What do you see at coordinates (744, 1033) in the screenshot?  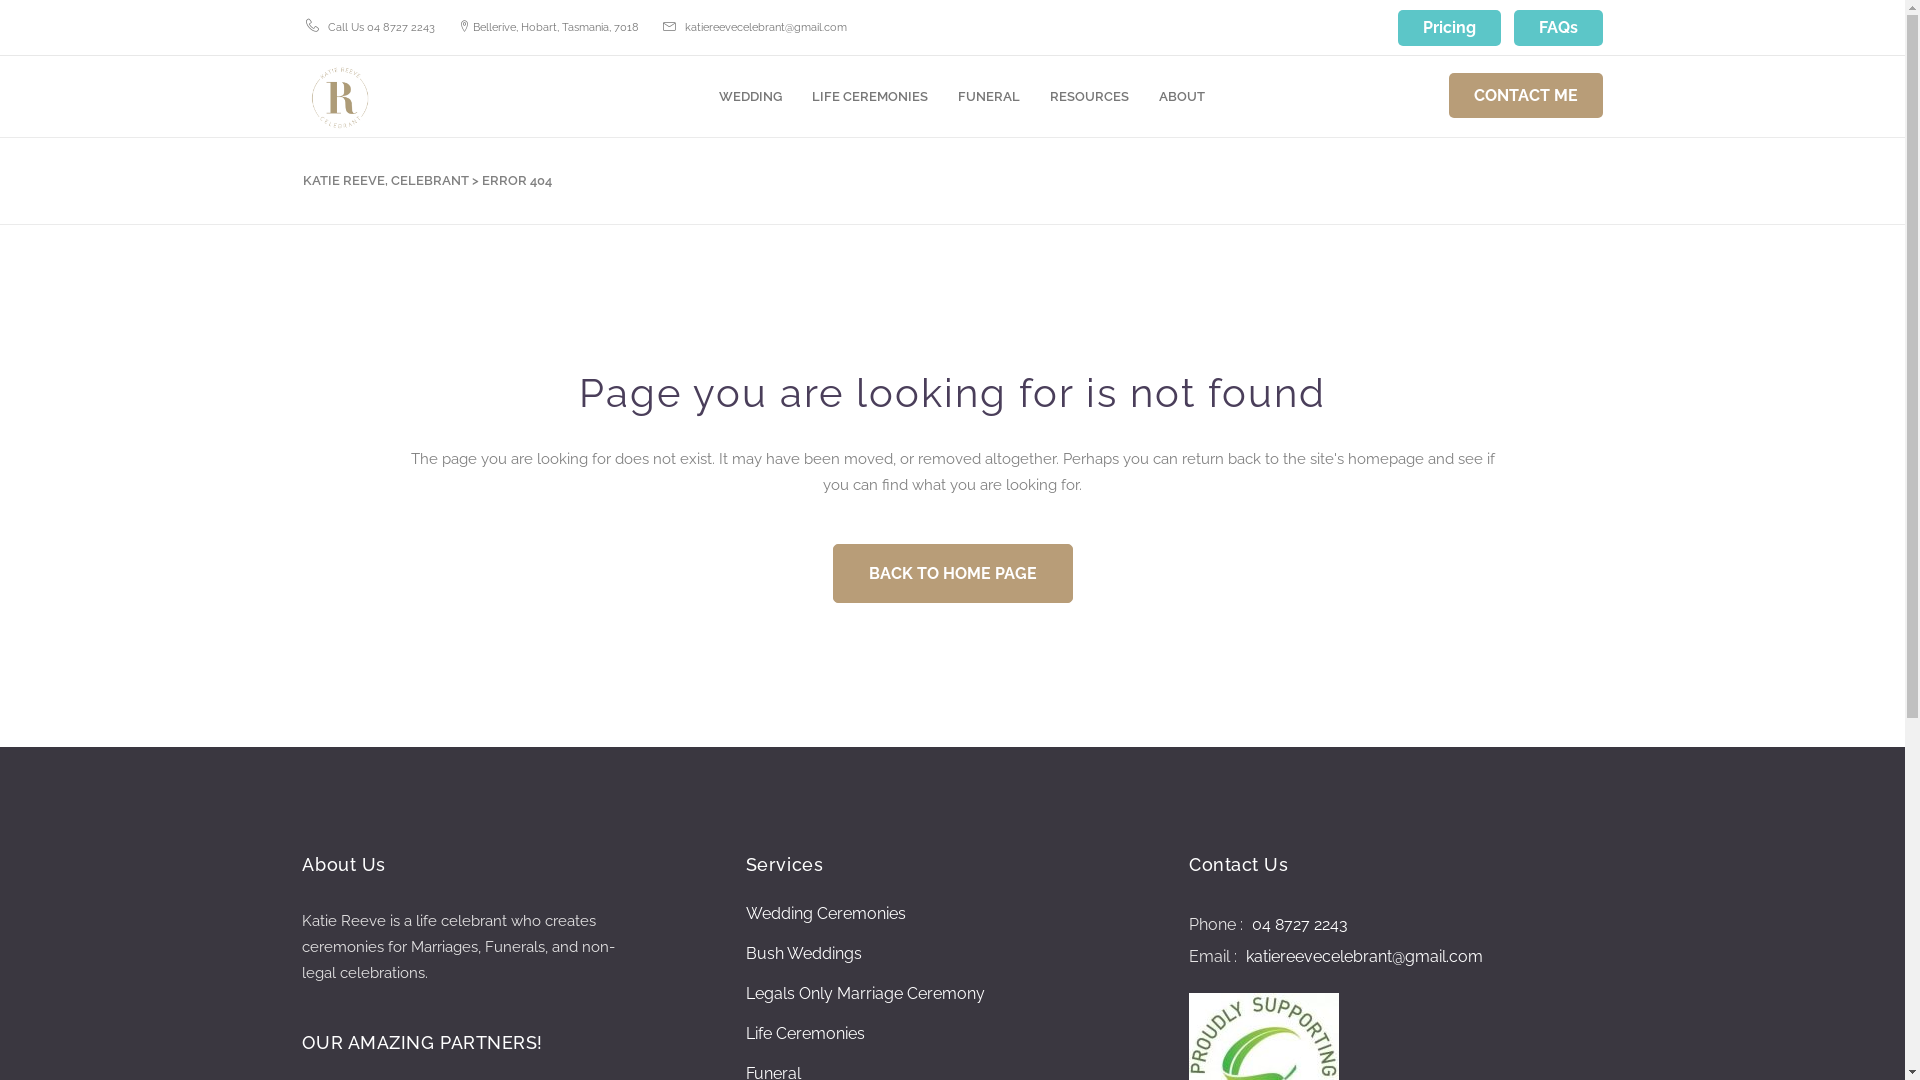 I see `'Life Ceremonies'` at bounding box center [744, 1033].